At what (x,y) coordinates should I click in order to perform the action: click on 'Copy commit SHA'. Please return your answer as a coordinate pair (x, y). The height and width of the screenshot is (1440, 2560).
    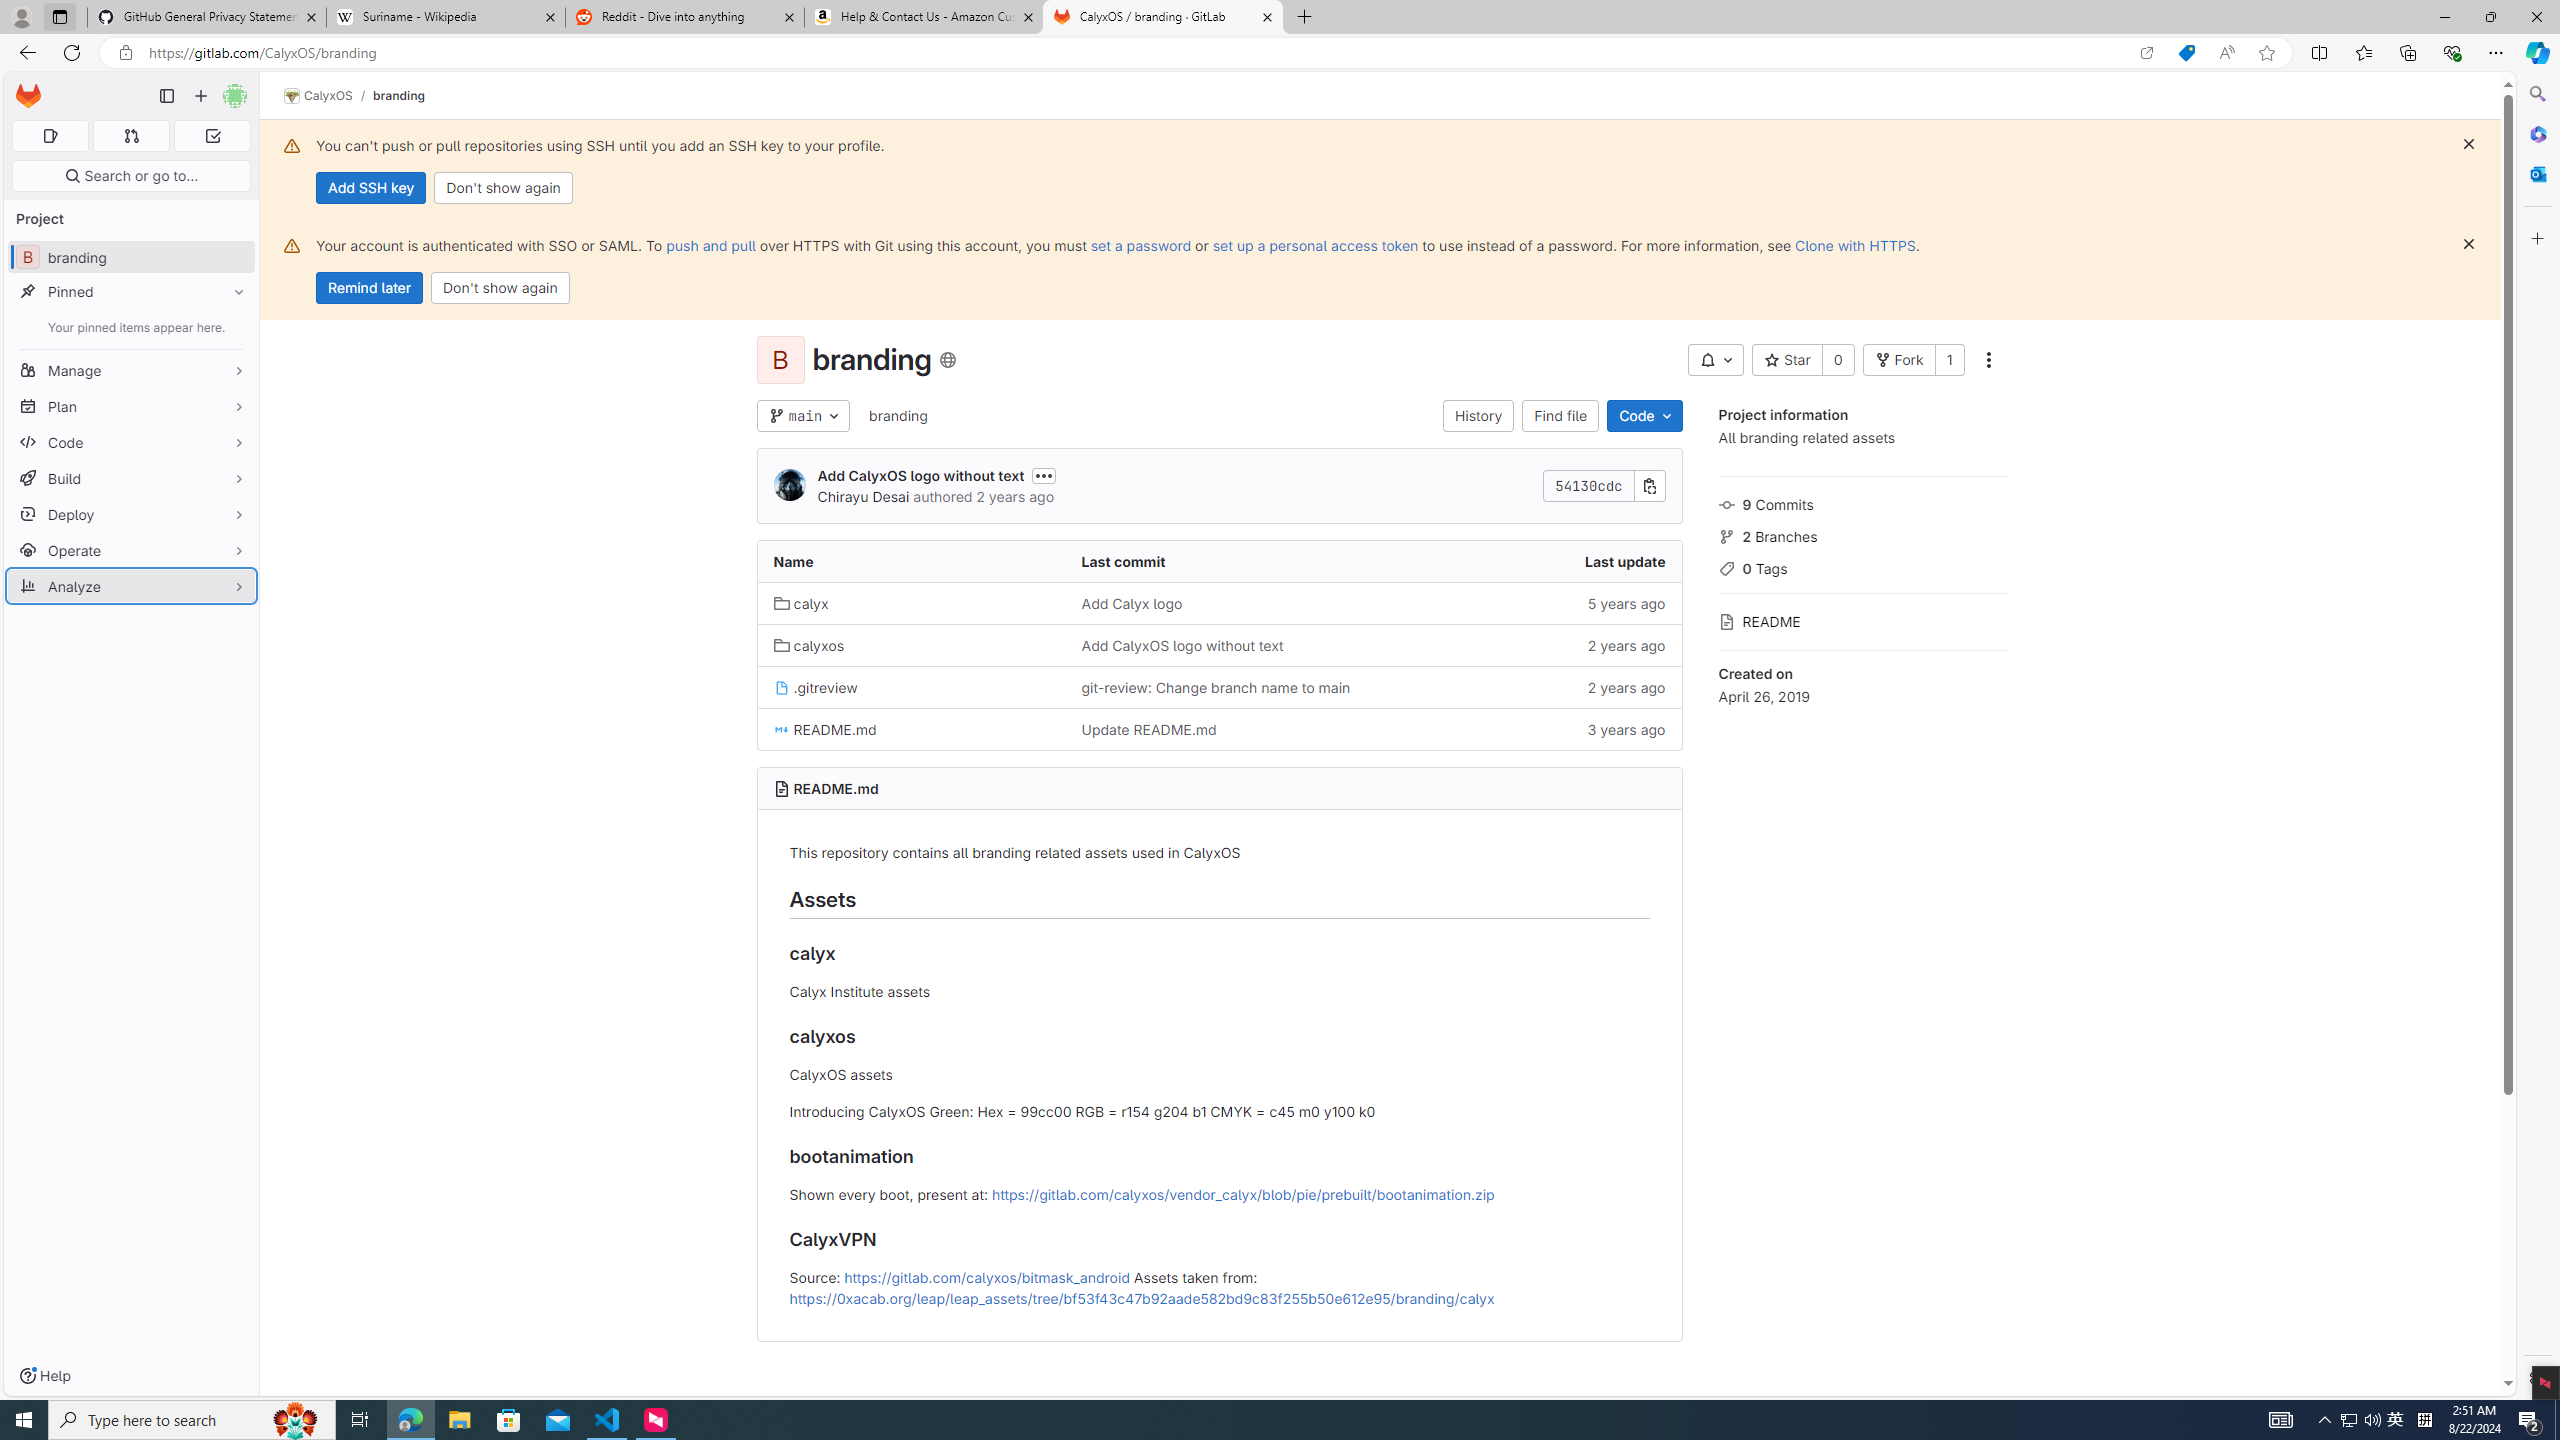
    Looking at the image, I should click on (1648, 486).